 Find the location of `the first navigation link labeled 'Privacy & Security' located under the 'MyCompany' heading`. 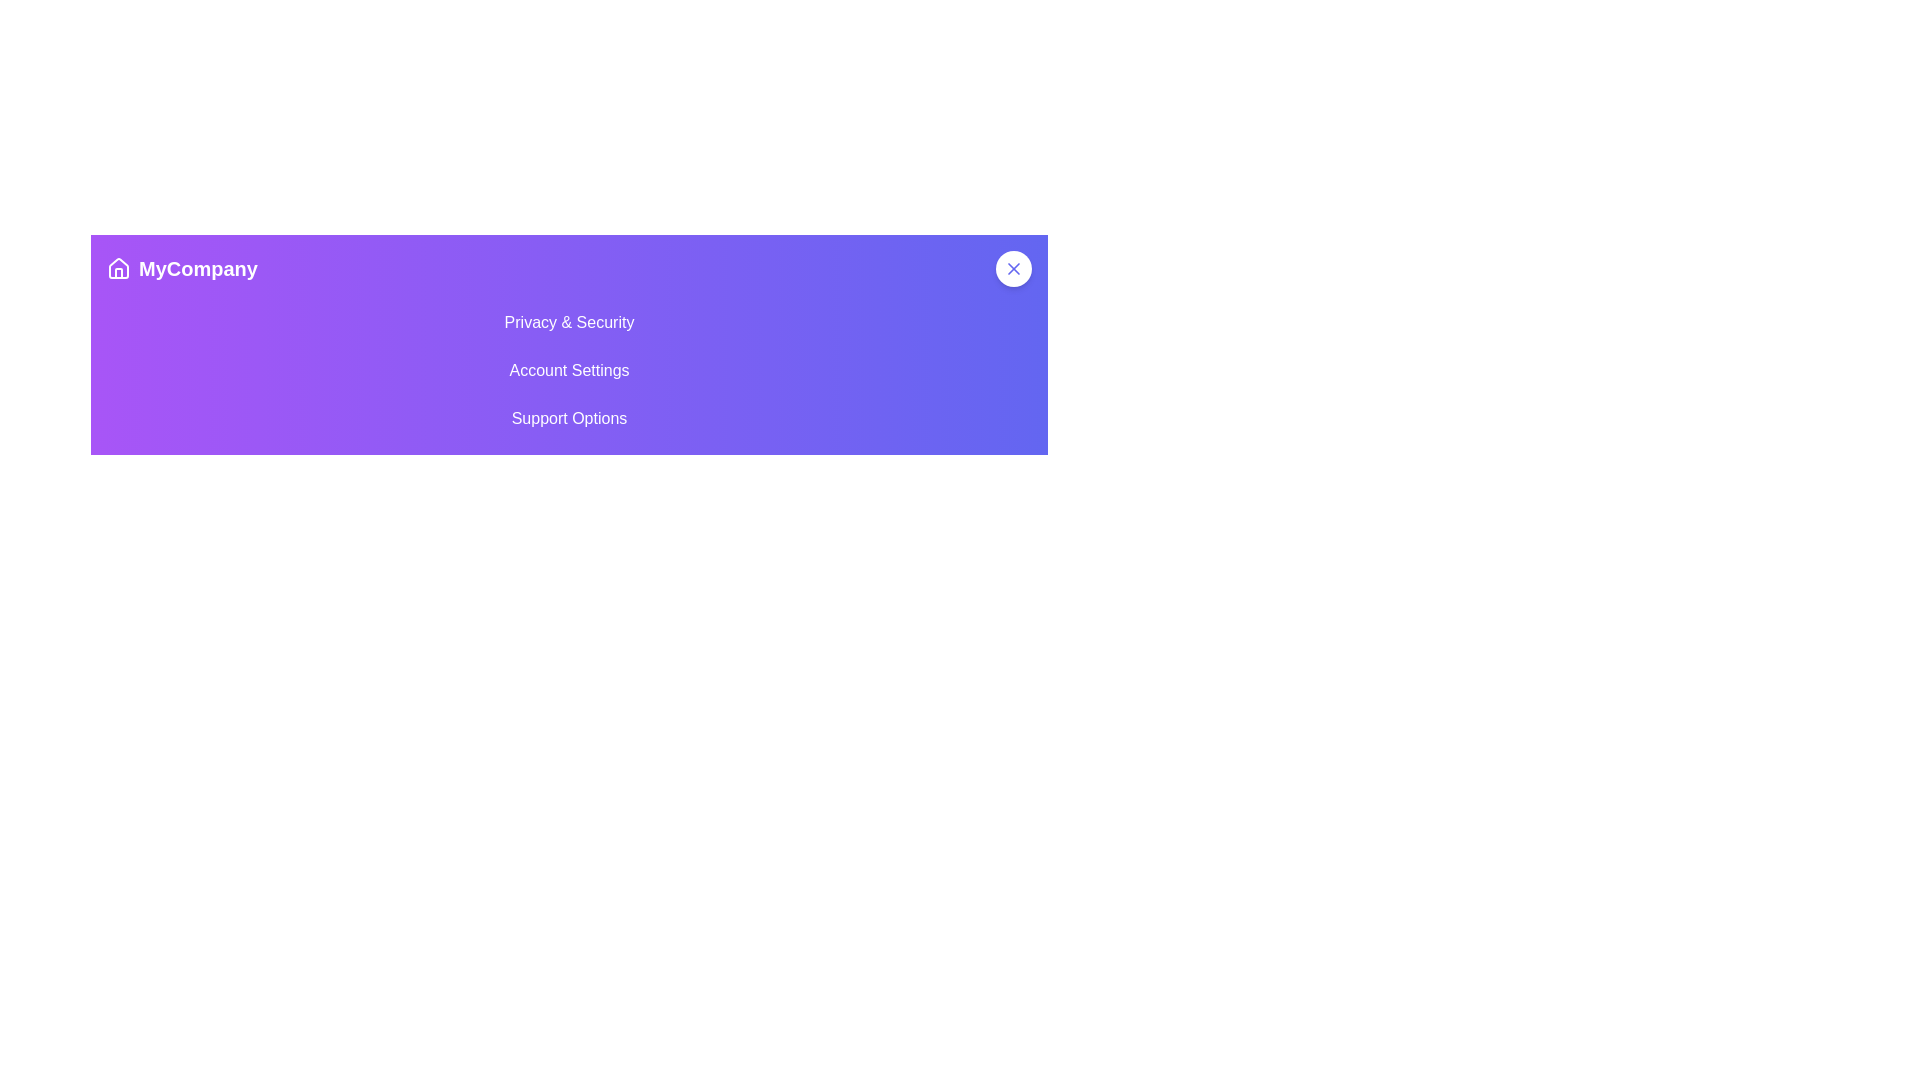

the first navigation link labeled 'Privacy & Security' located under the 'MyCompany' heading is located at coordinates (568, 322).